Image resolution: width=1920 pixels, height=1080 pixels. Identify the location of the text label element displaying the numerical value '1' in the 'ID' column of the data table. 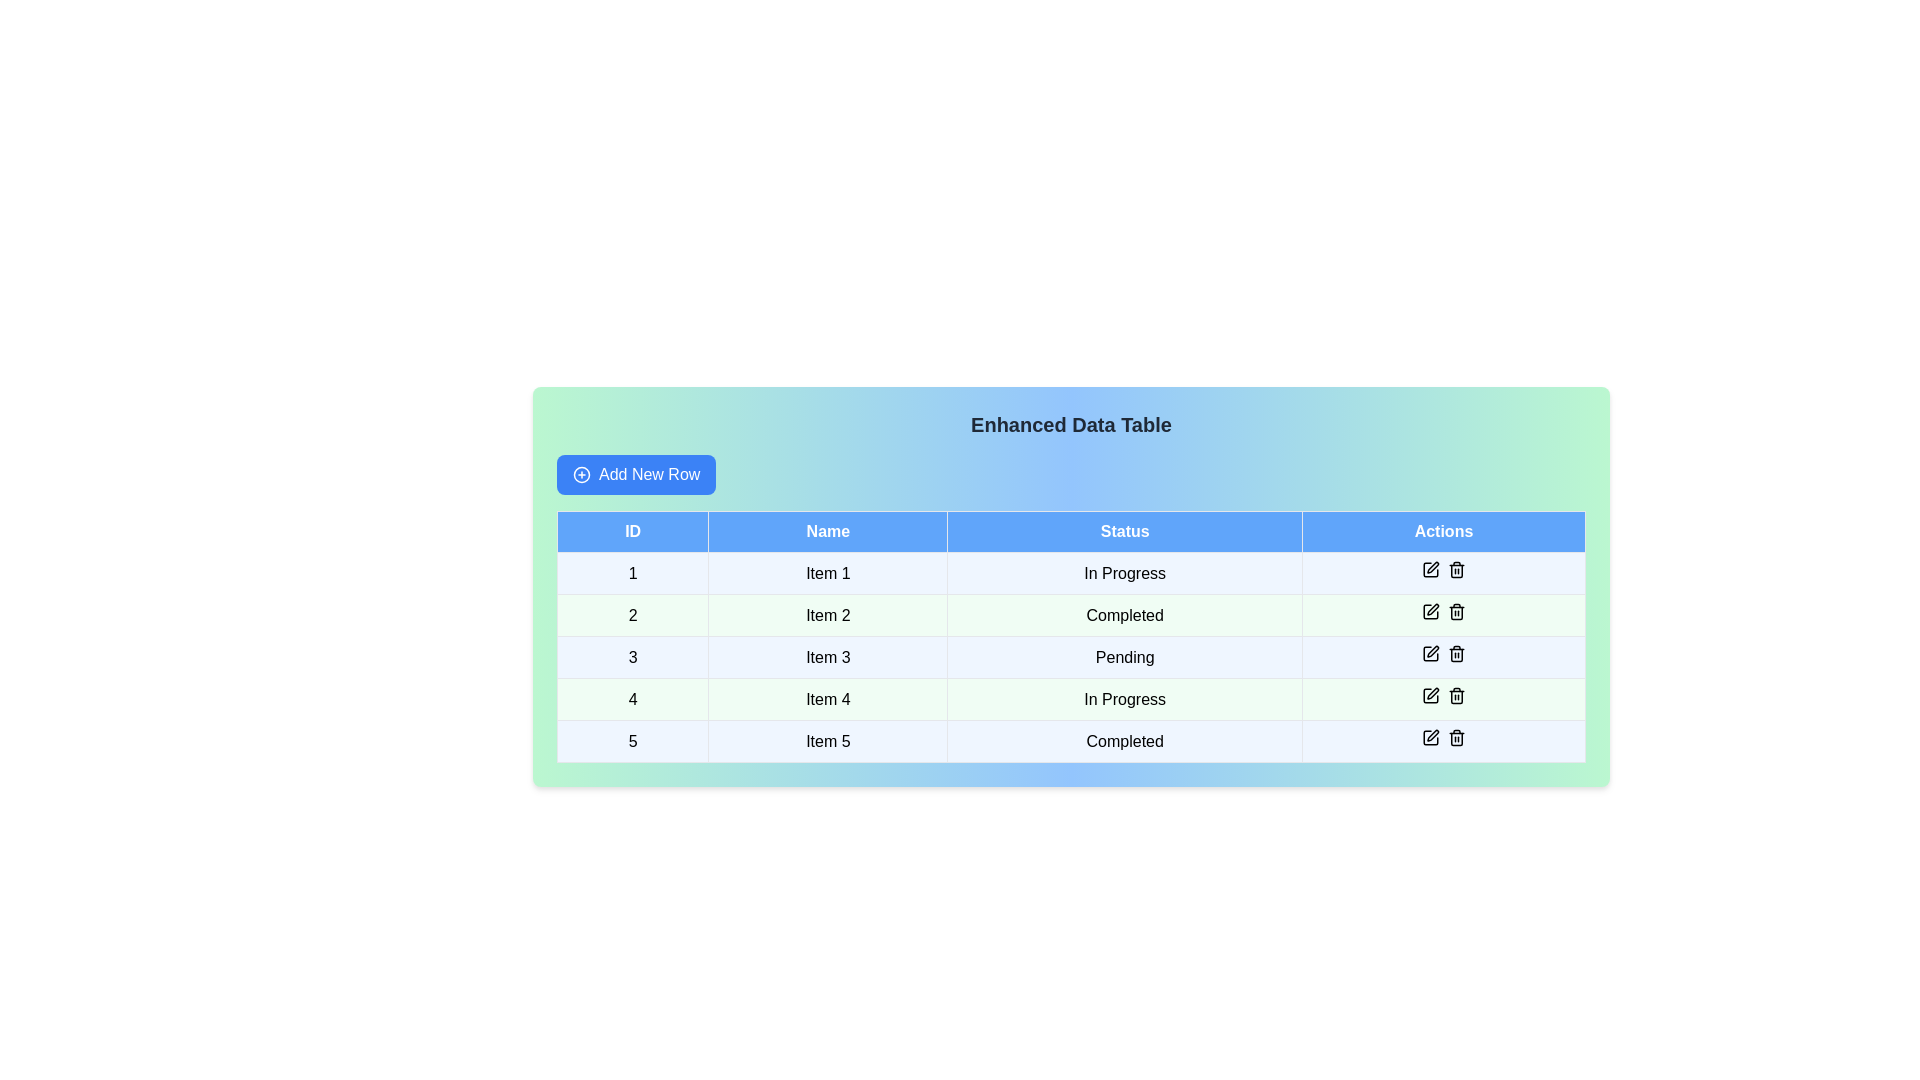
(632, 573).